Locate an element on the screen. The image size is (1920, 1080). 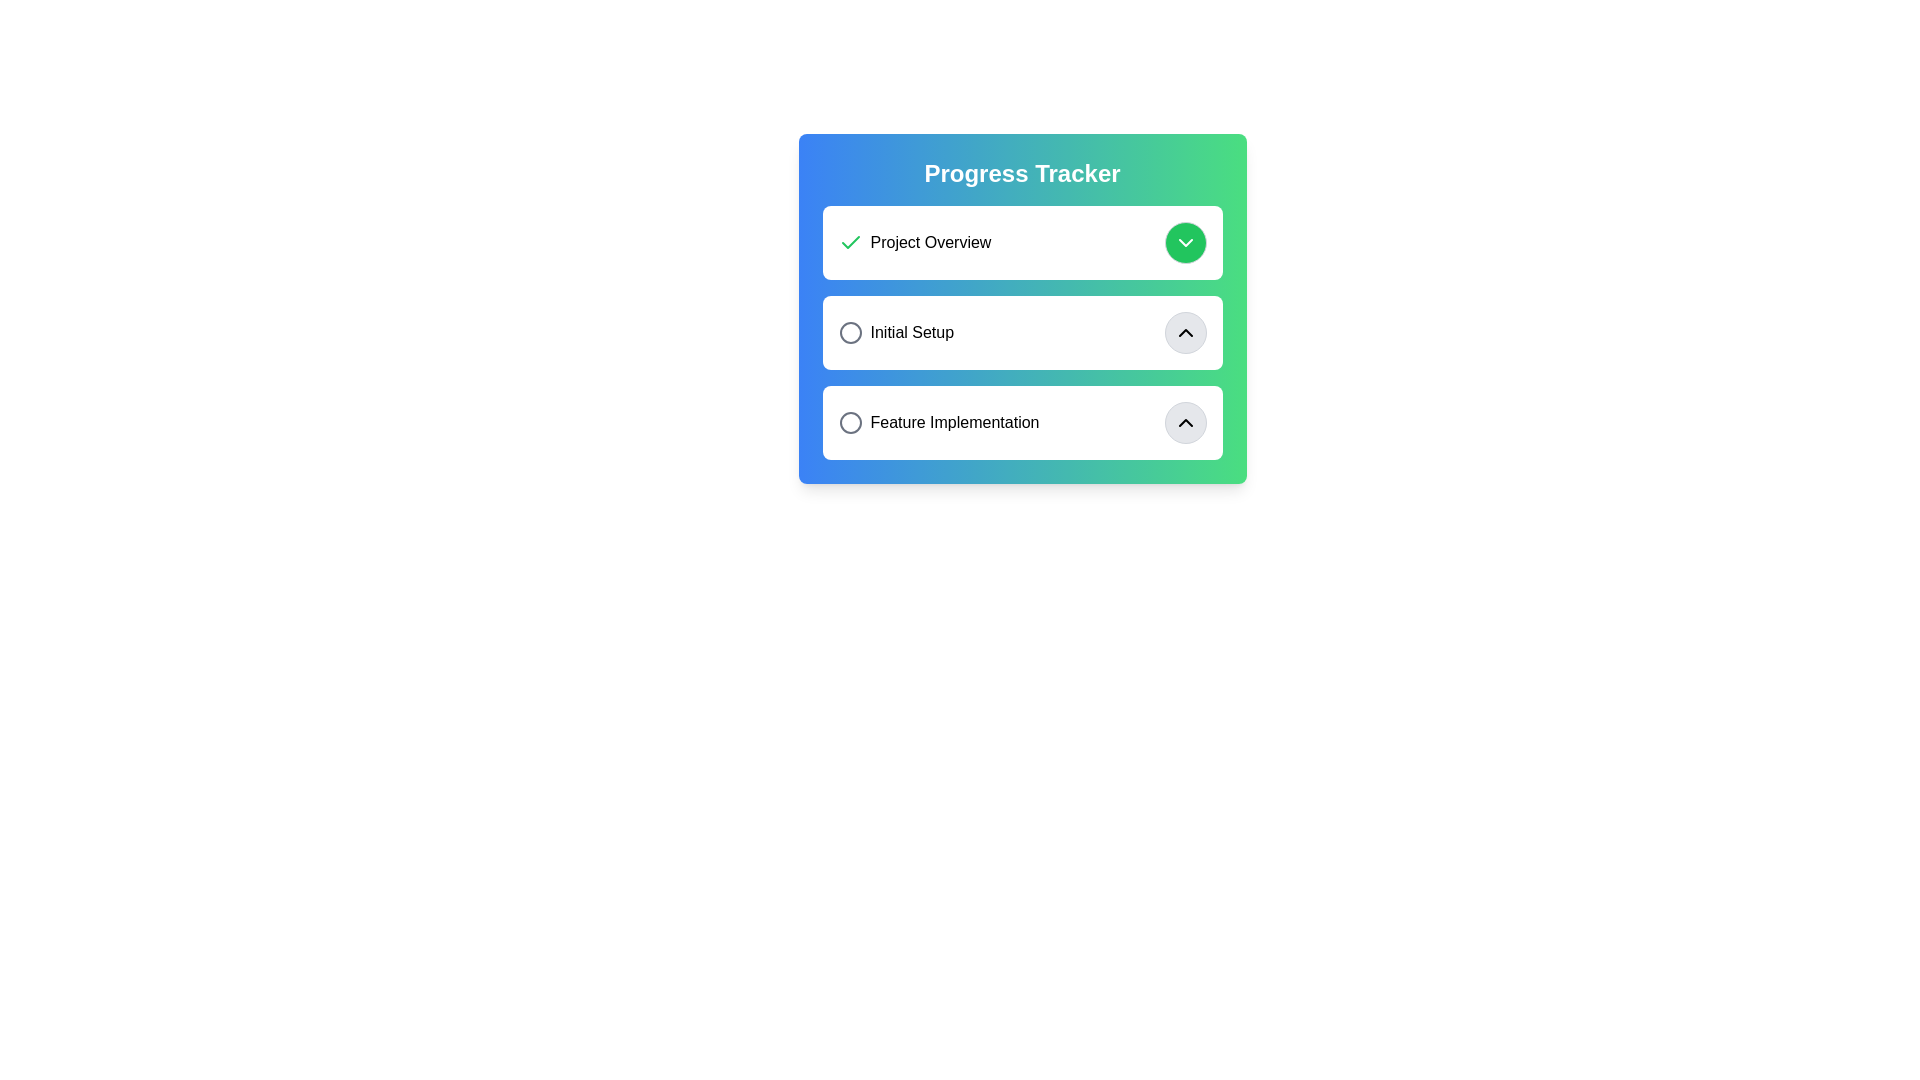
the status indicator icon located to the extreme left of the list item labeled 'Feature Implementation' is located at coordinates (850, 422).